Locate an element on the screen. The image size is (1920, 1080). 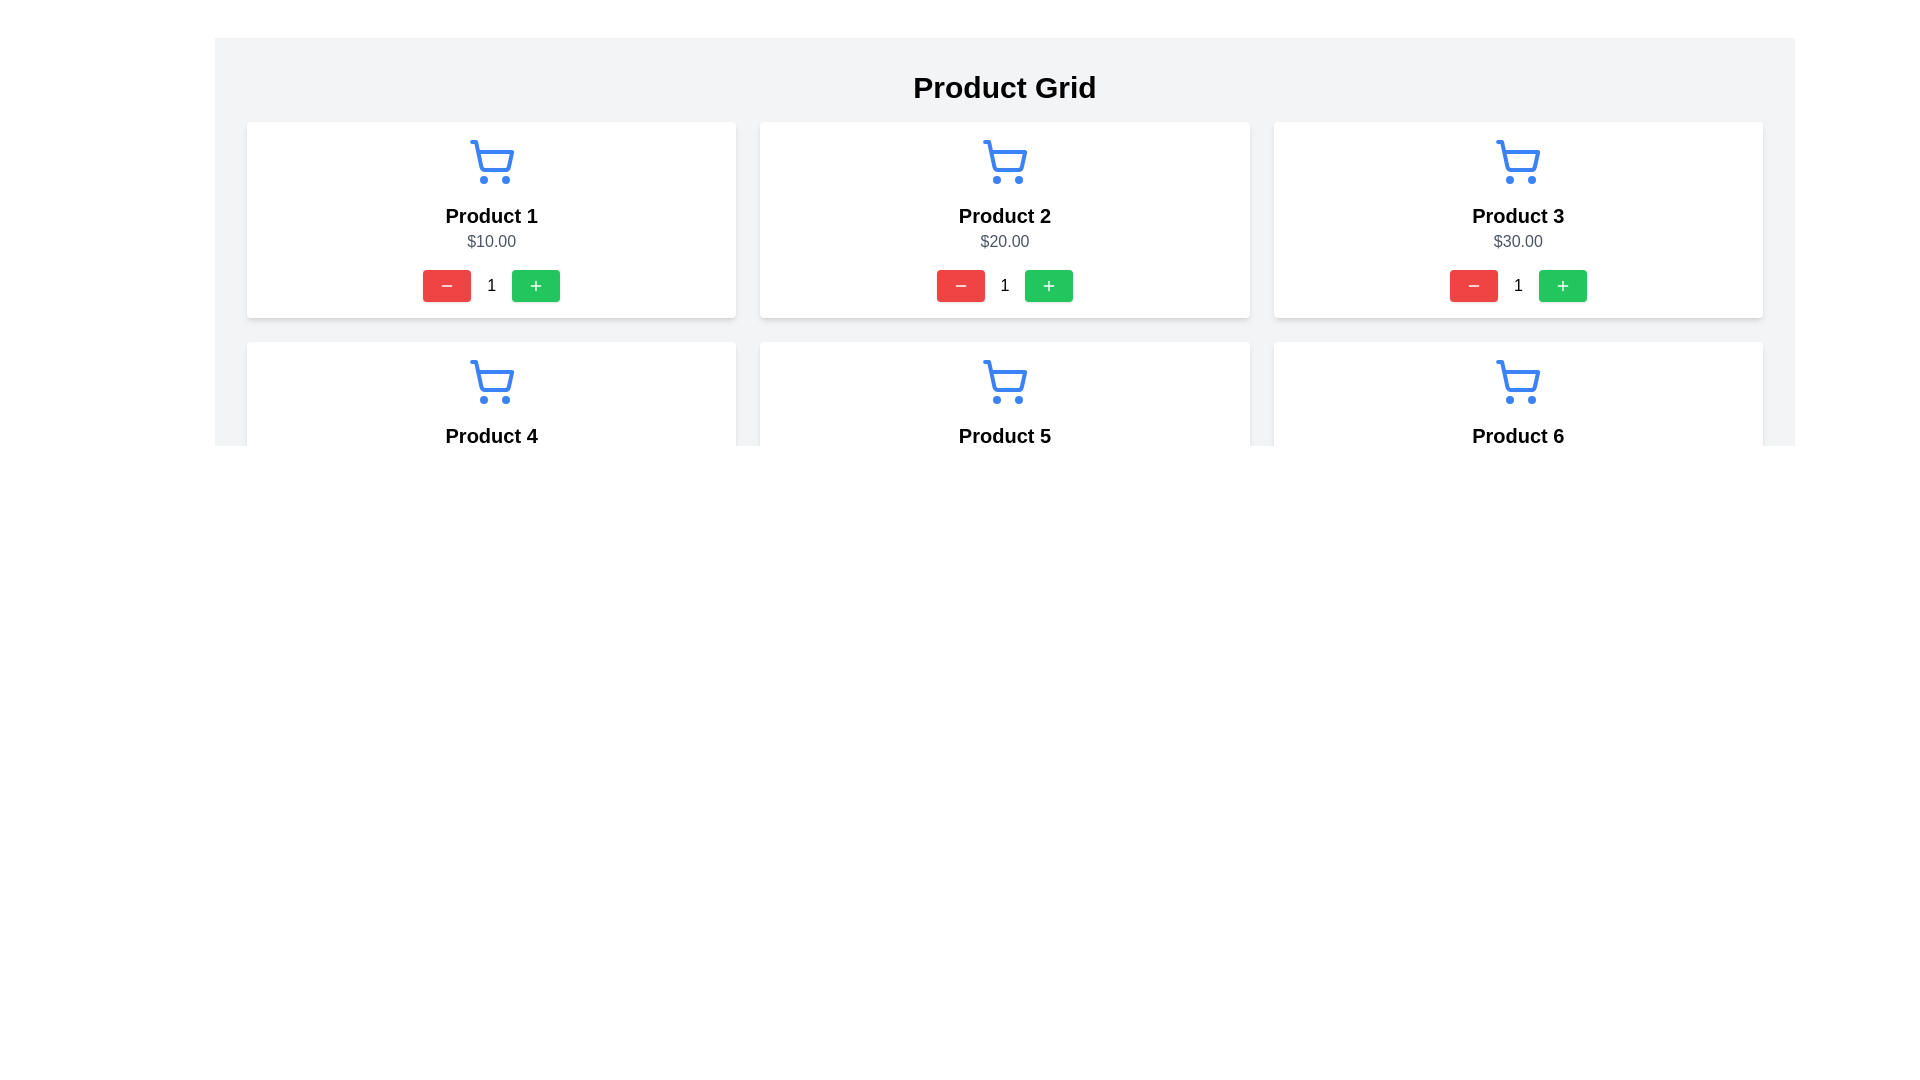
the Product display card located in the third position of the first row, which shows product details and allows quantity adjustments is located at coordinates (1518, 219).